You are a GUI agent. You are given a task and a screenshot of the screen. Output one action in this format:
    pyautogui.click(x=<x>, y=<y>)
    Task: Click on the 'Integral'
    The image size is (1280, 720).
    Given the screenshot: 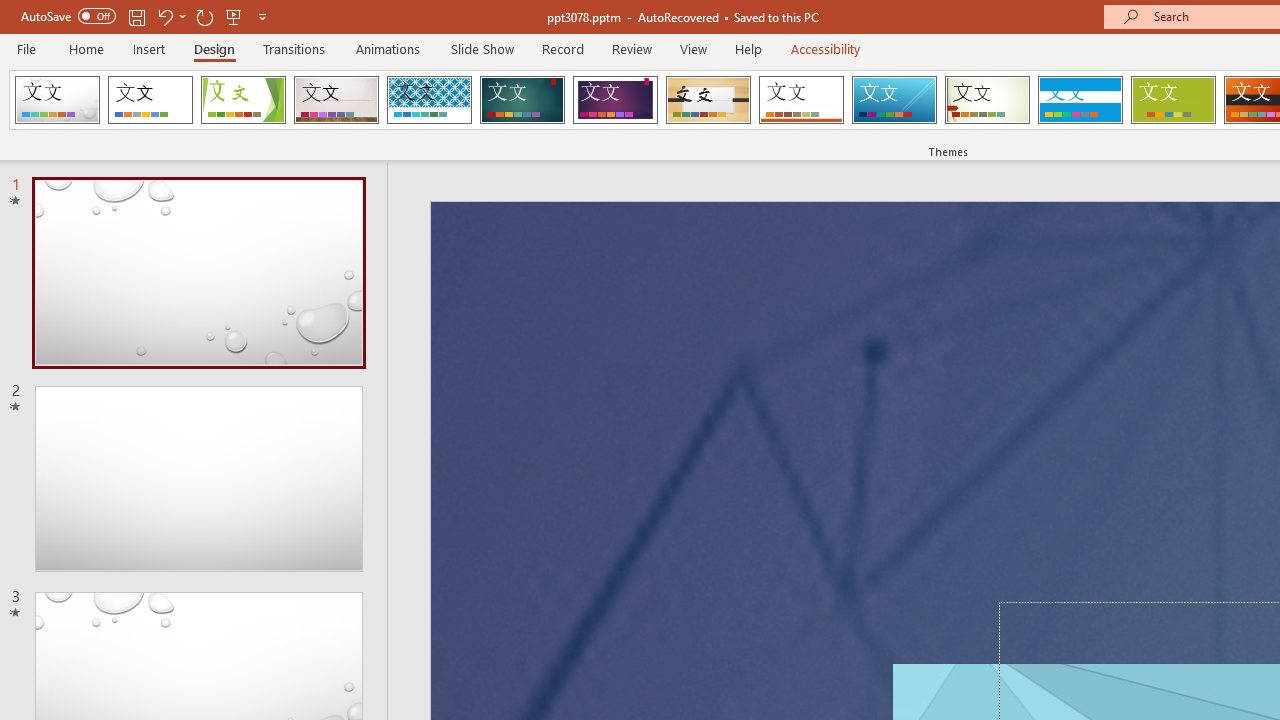 What is the action you would take?
    pyautogui.click(x=428, y=100)
    